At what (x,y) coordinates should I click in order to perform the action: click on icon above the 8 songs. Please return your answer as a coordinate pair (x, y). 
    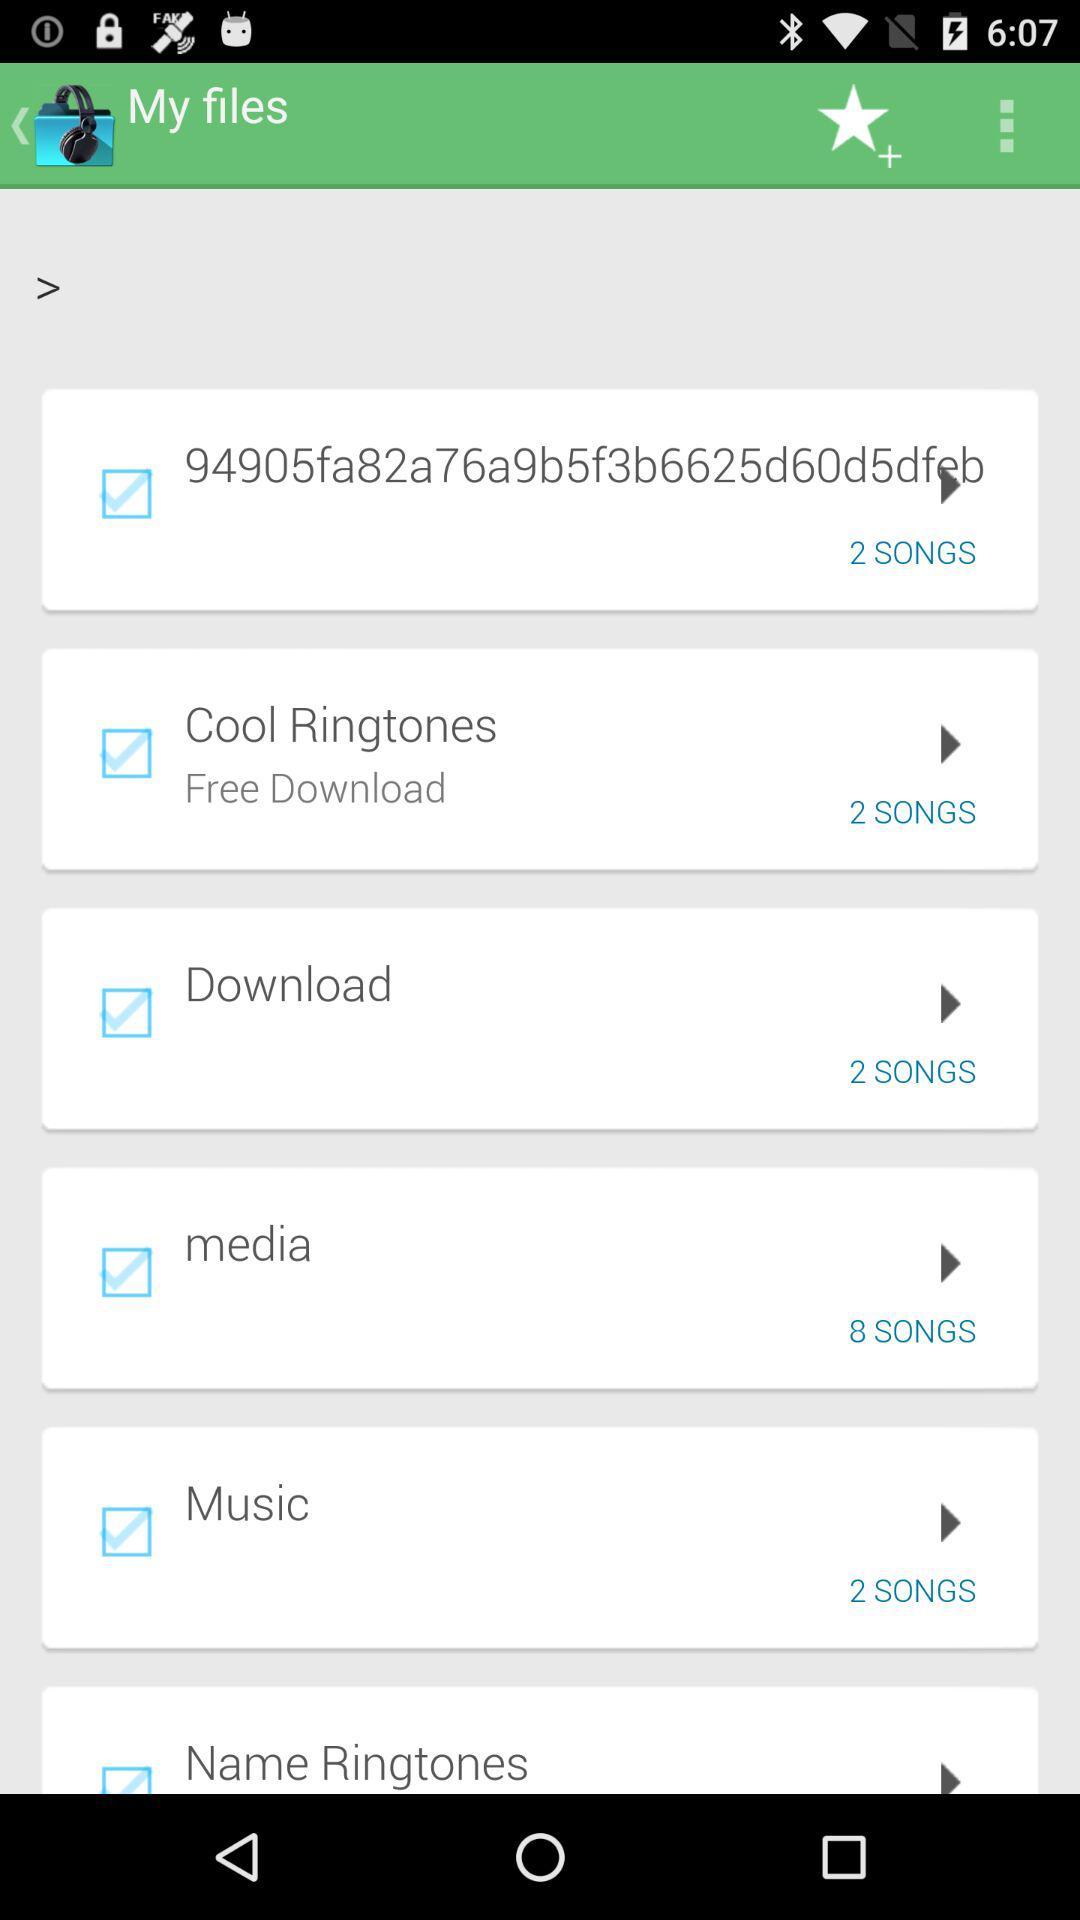
    Looking at the image, I should click on (596, 1241).